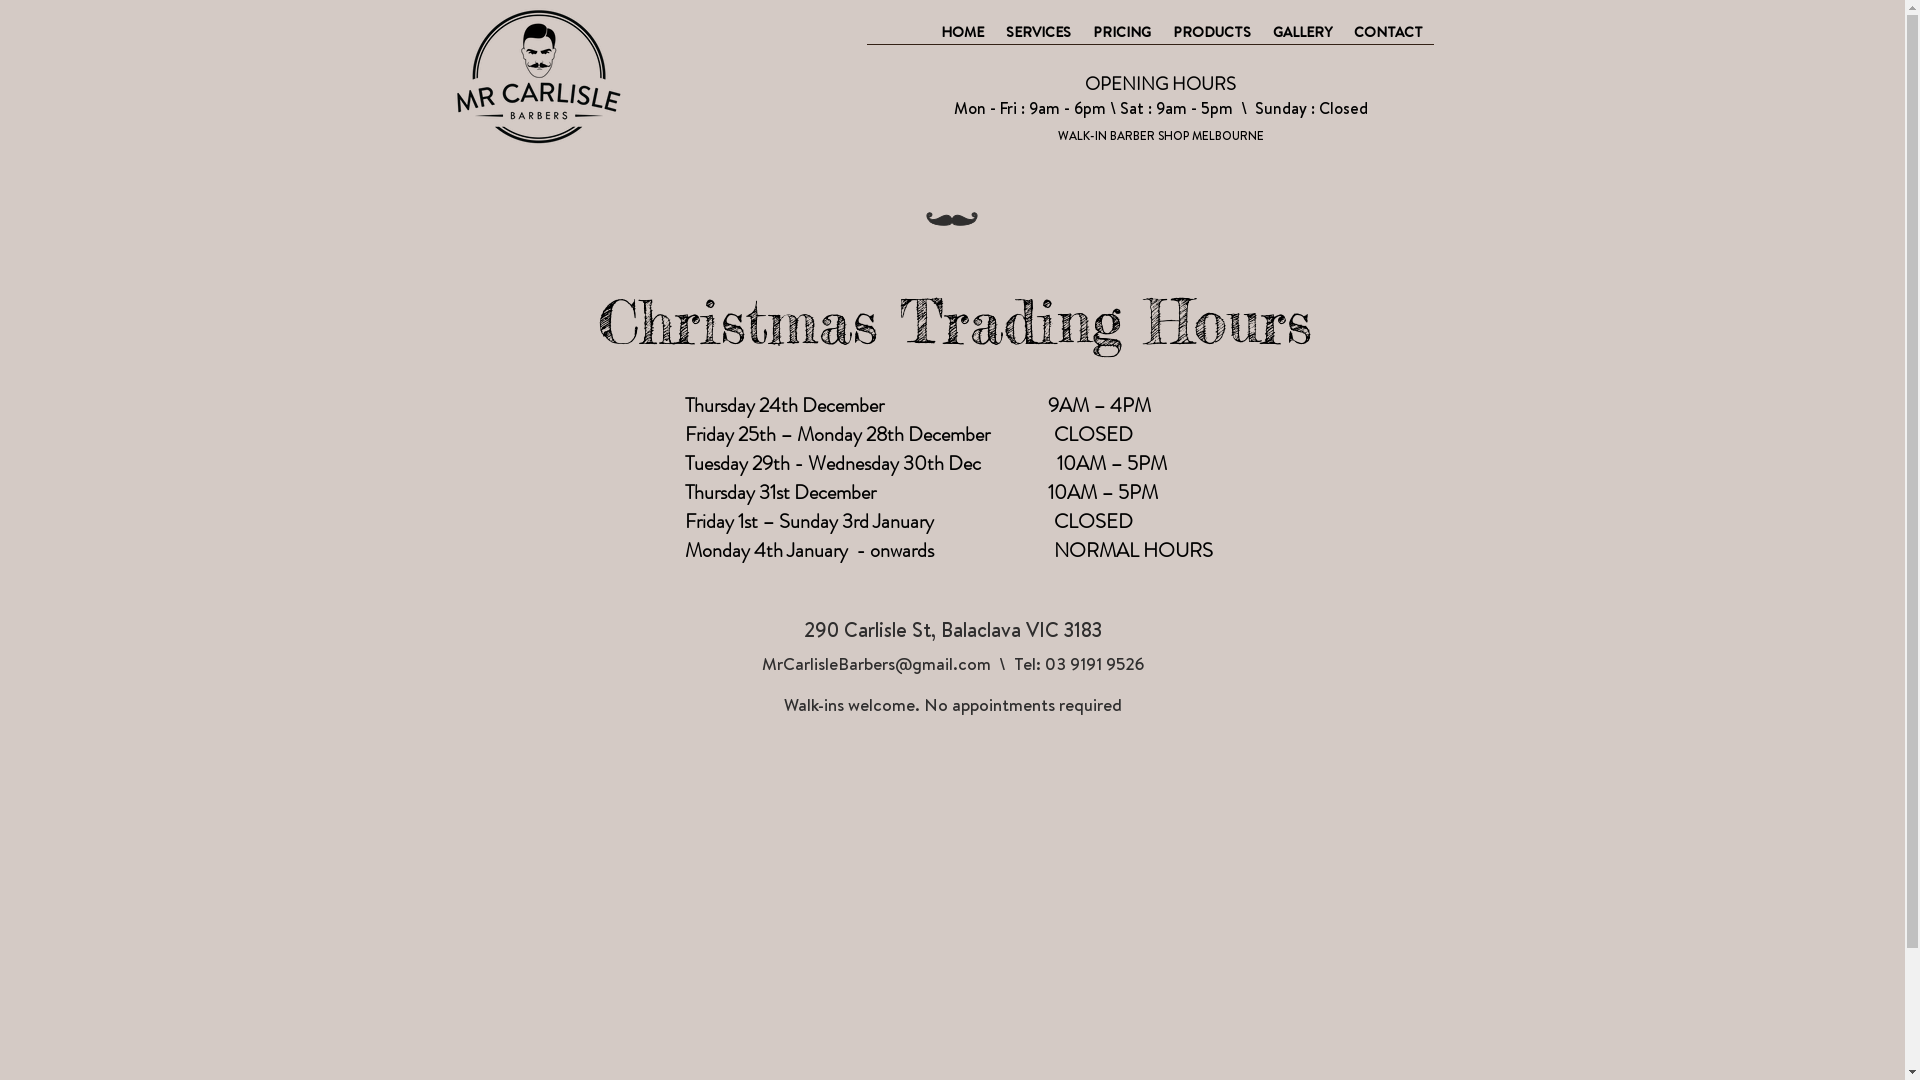  Describe the element at coordinates (876, 663) in the screenshot. I see `'MrCarlisleBarbers@gmail.com'` at that location.